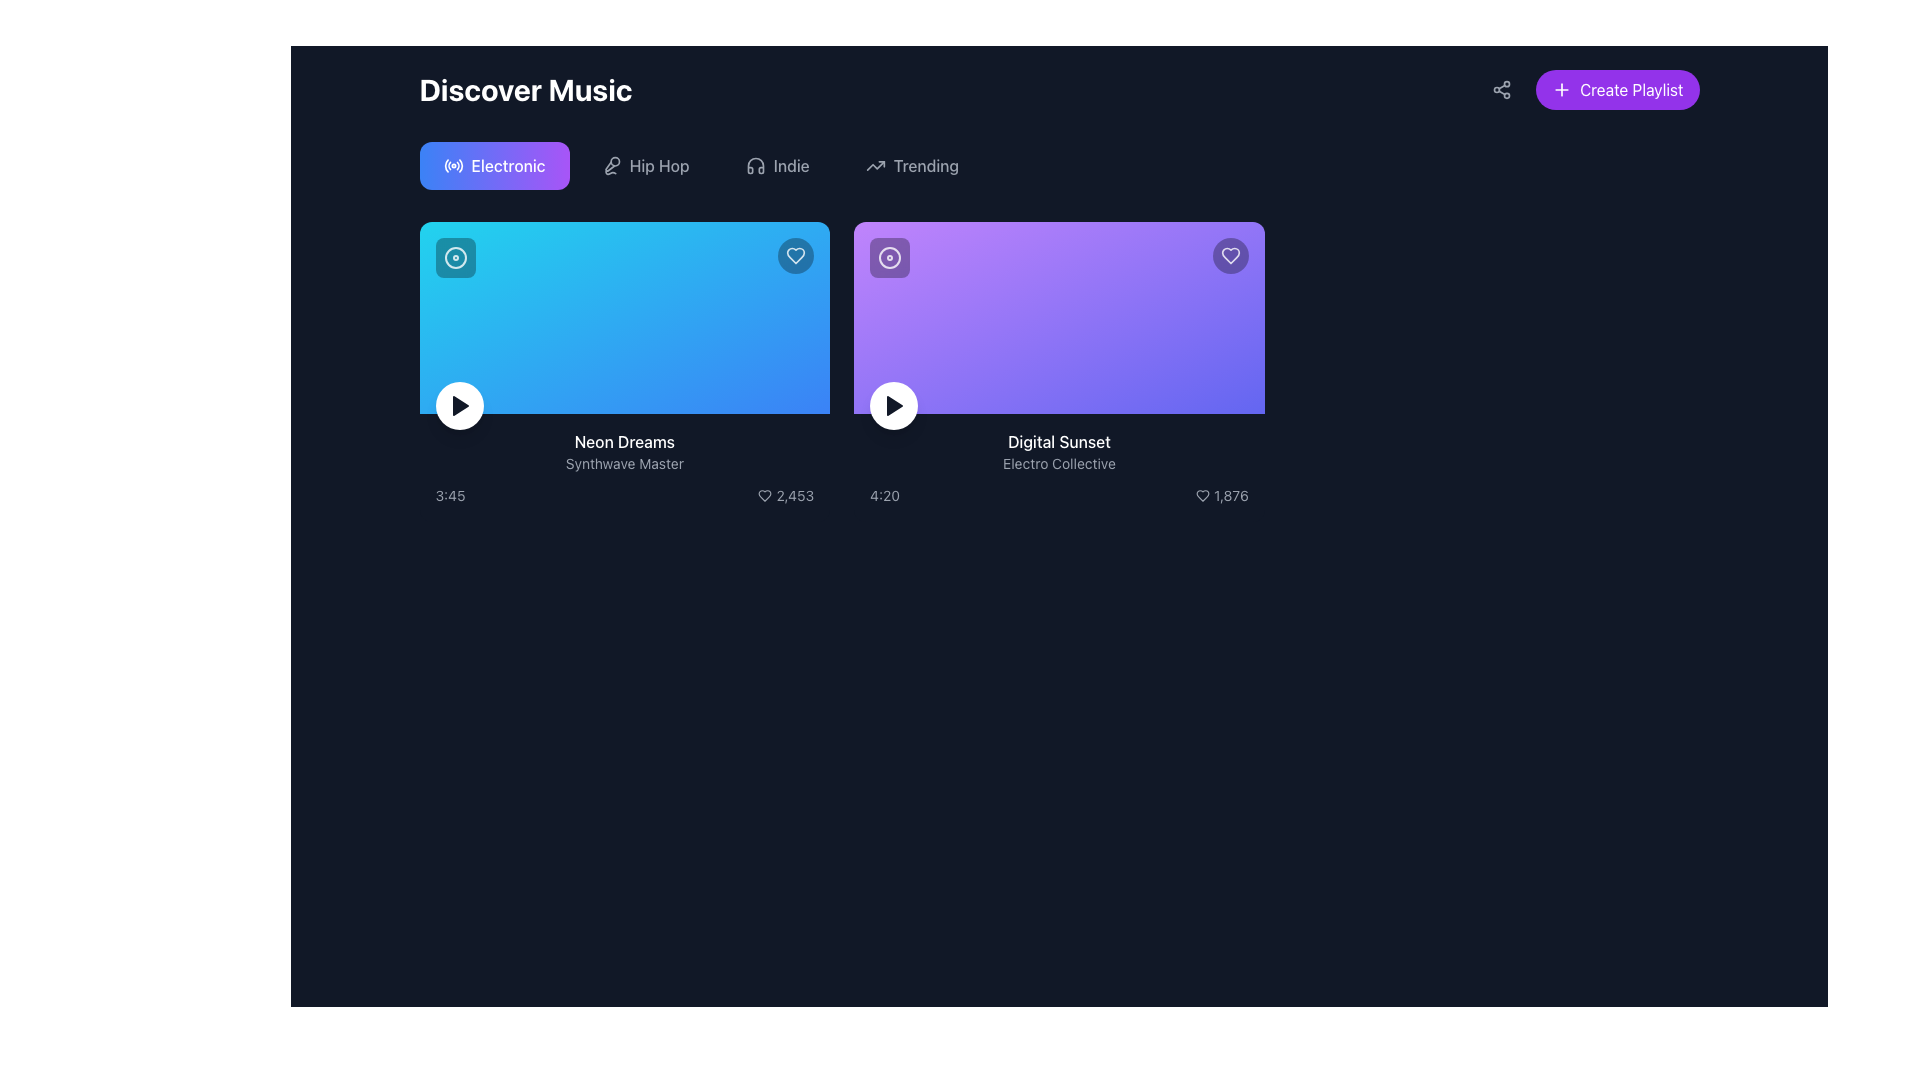 Image resolution: width=1920 pixels, height=1080 pixels. I want to click on the static text displaying the count of likes or engagements associated with the adjacent music item, which is positioned below the 'Neon Dreams' title and to the right of a heart icon, so click(794, 495).